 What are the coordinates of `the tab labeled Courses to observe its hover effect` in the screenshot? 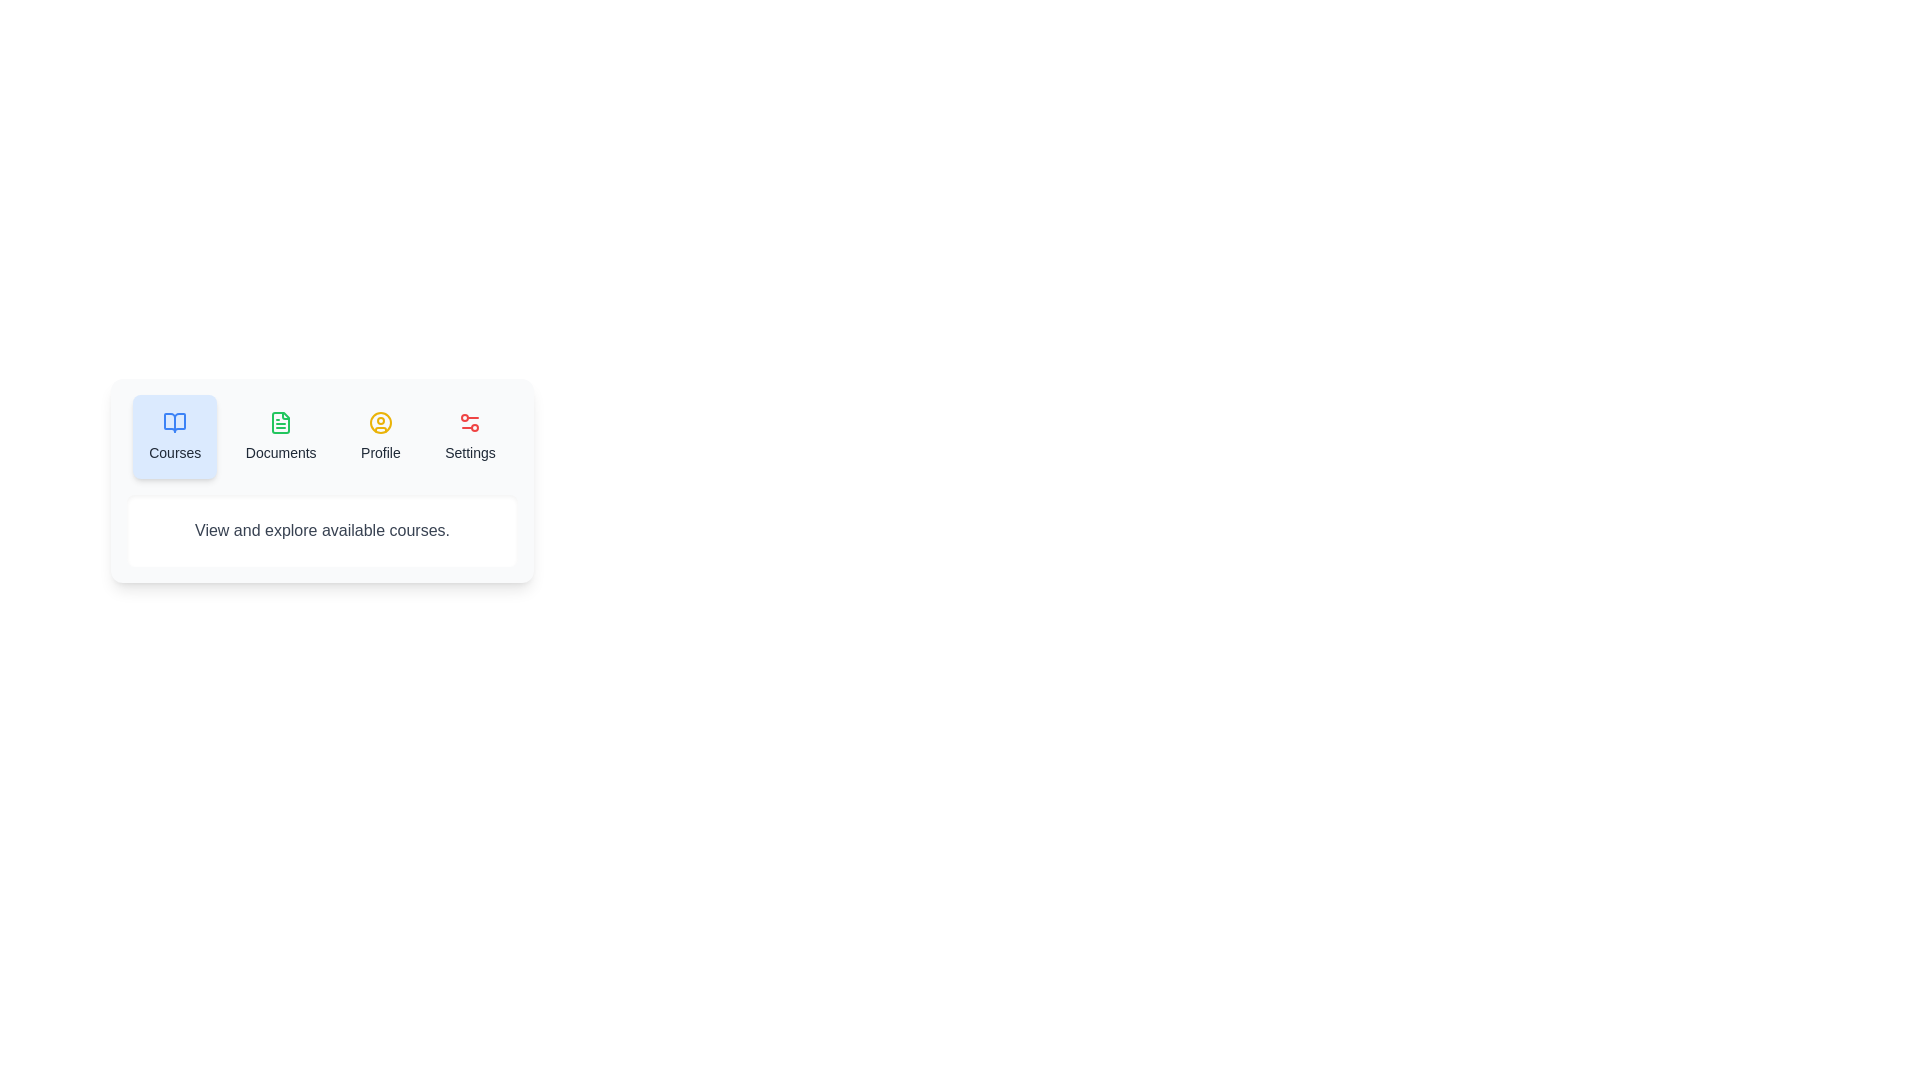 It's located at (175, 435).